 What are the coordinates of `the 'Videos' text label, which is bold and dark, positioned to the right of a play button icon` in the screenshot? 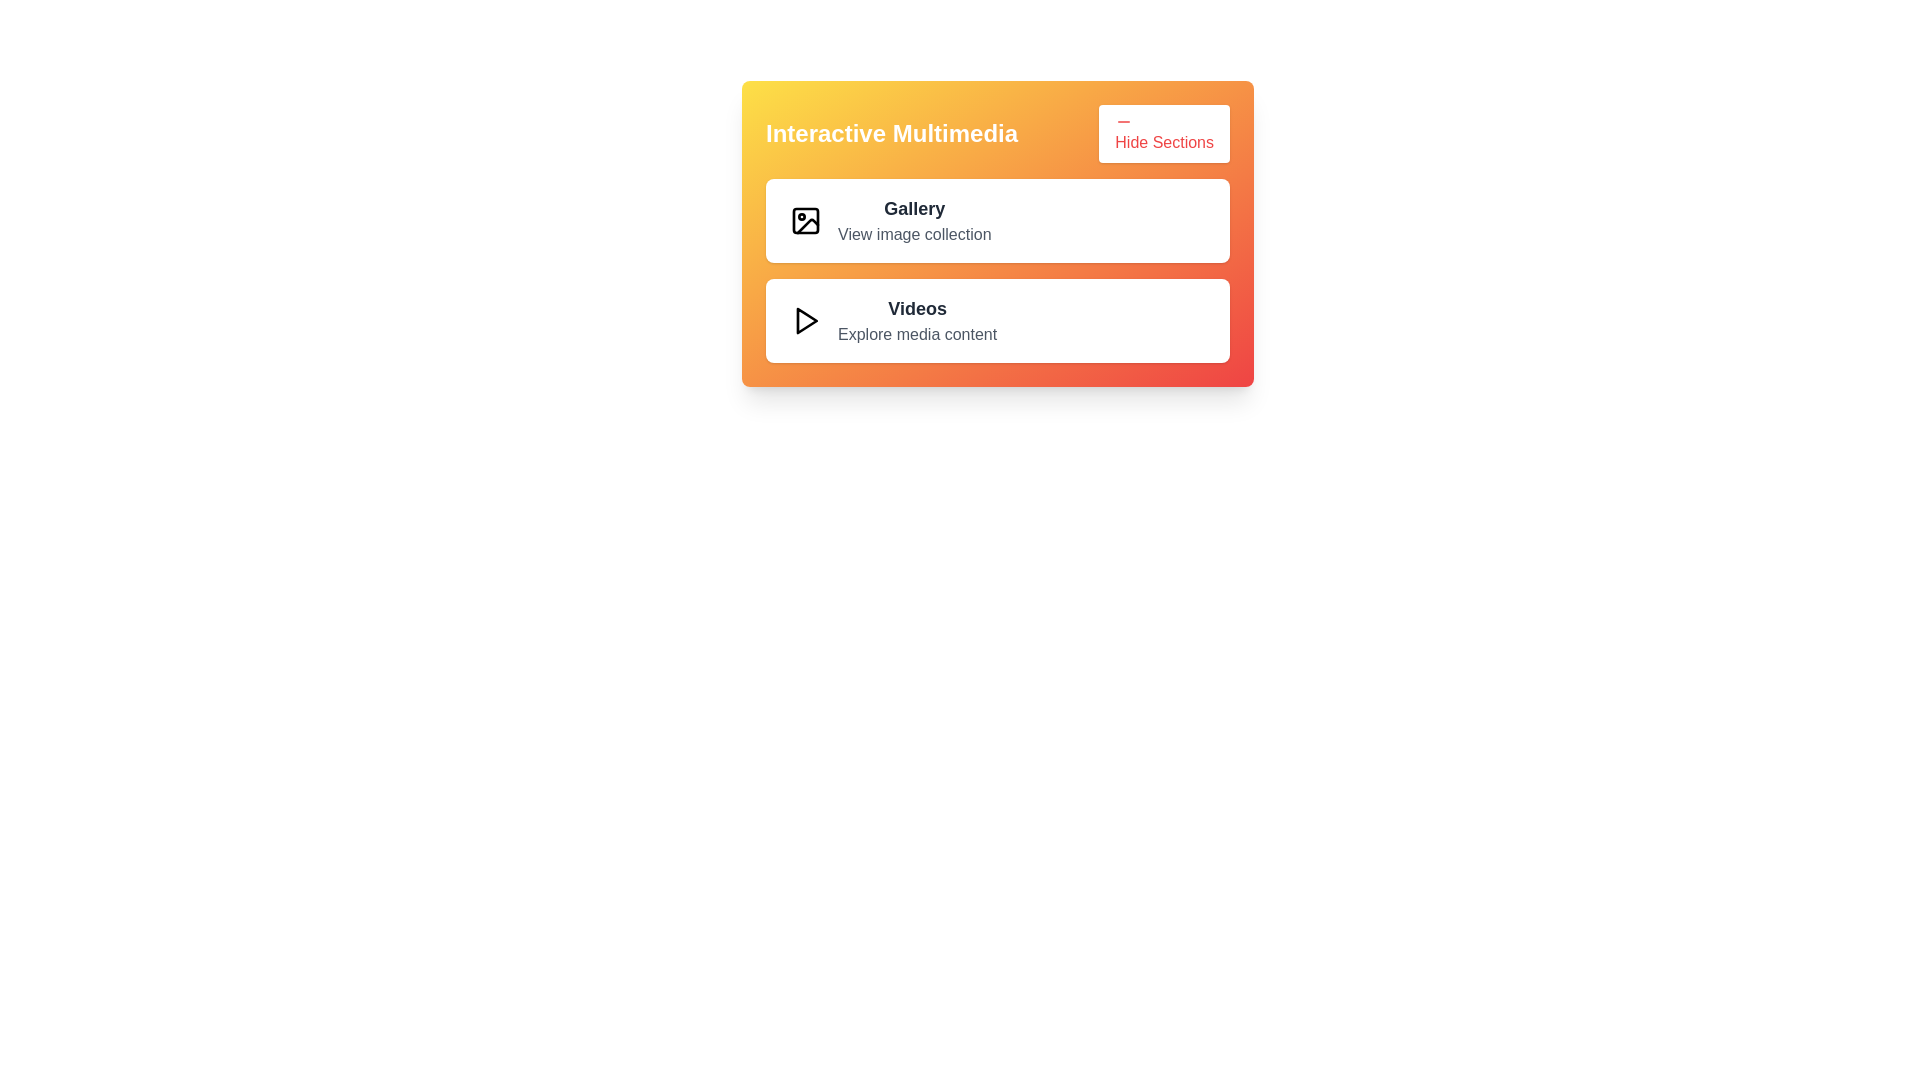 It's located at (916, 308).